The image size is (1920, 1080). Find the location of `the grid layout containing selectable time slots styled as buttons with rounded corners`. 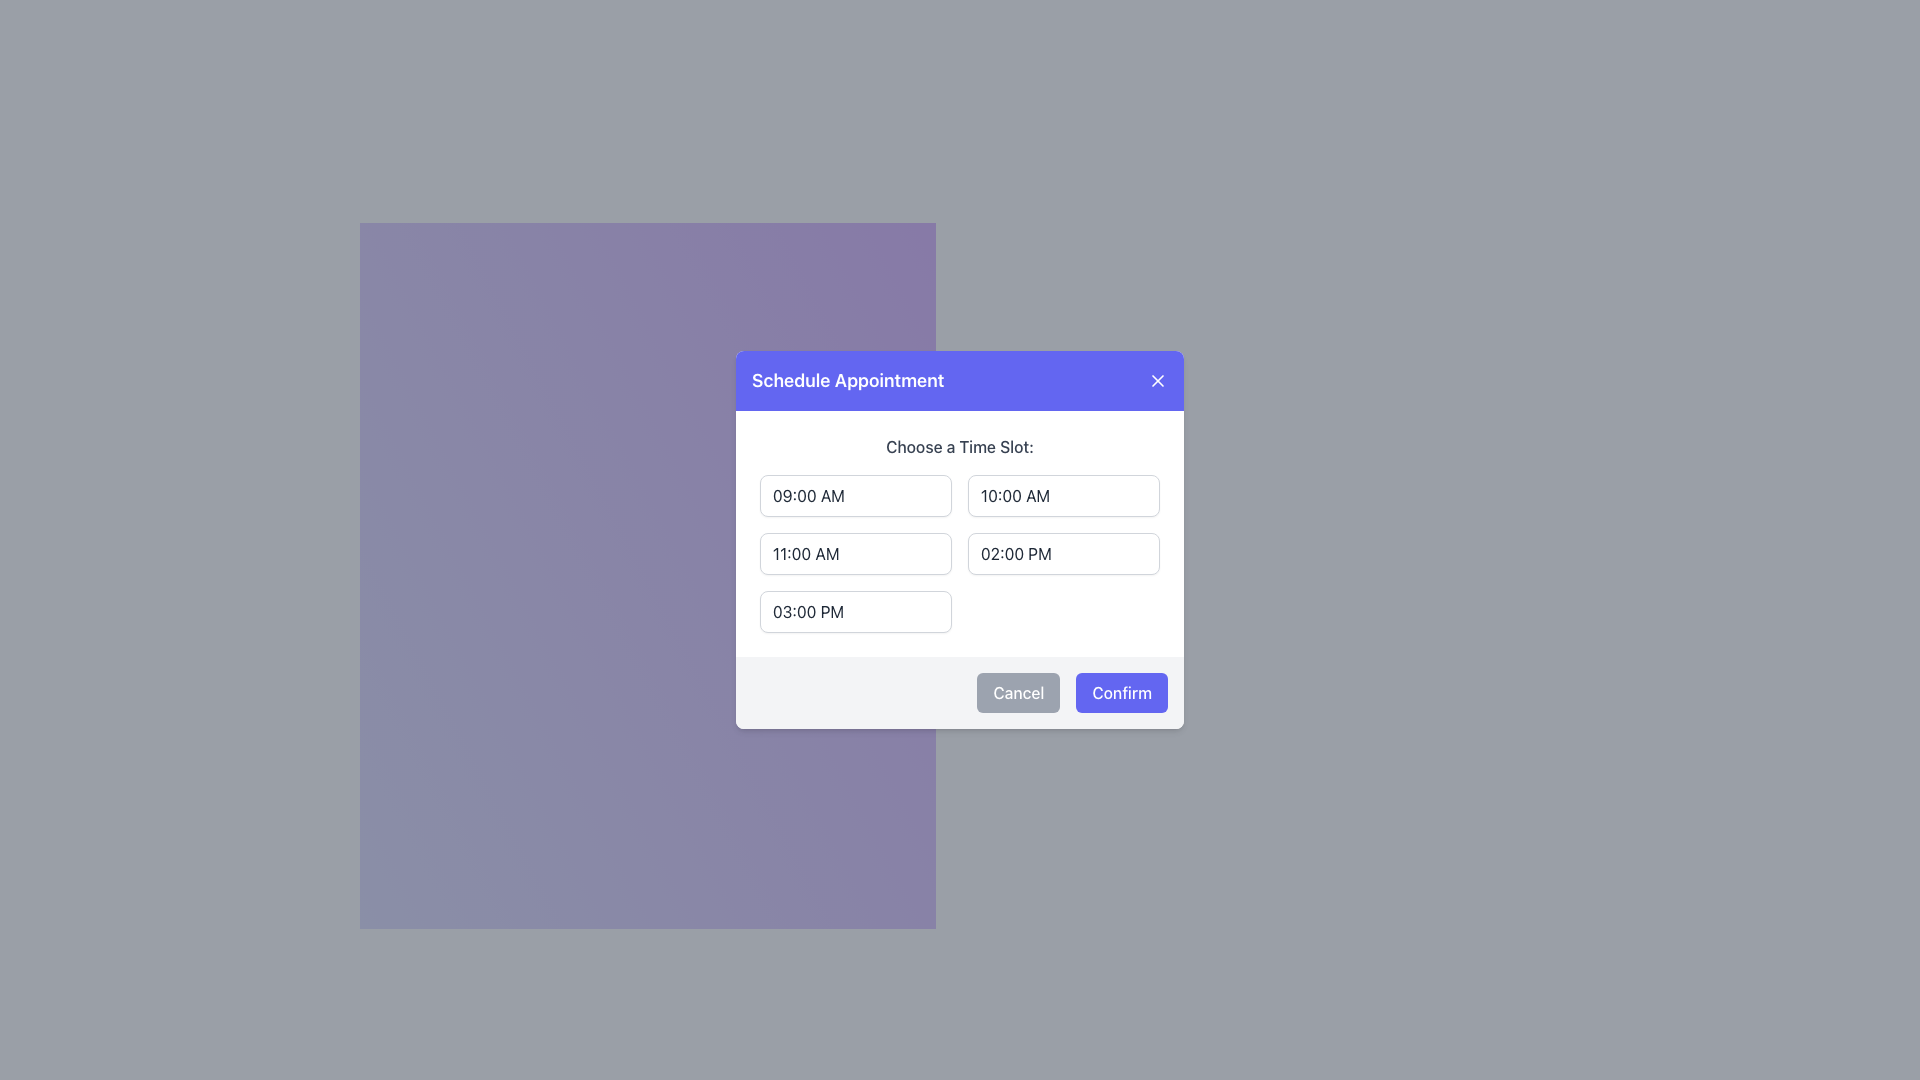

the grid layout containing selectable time slots styled as buttons with rounded corners is located at coordinates (960, 554).